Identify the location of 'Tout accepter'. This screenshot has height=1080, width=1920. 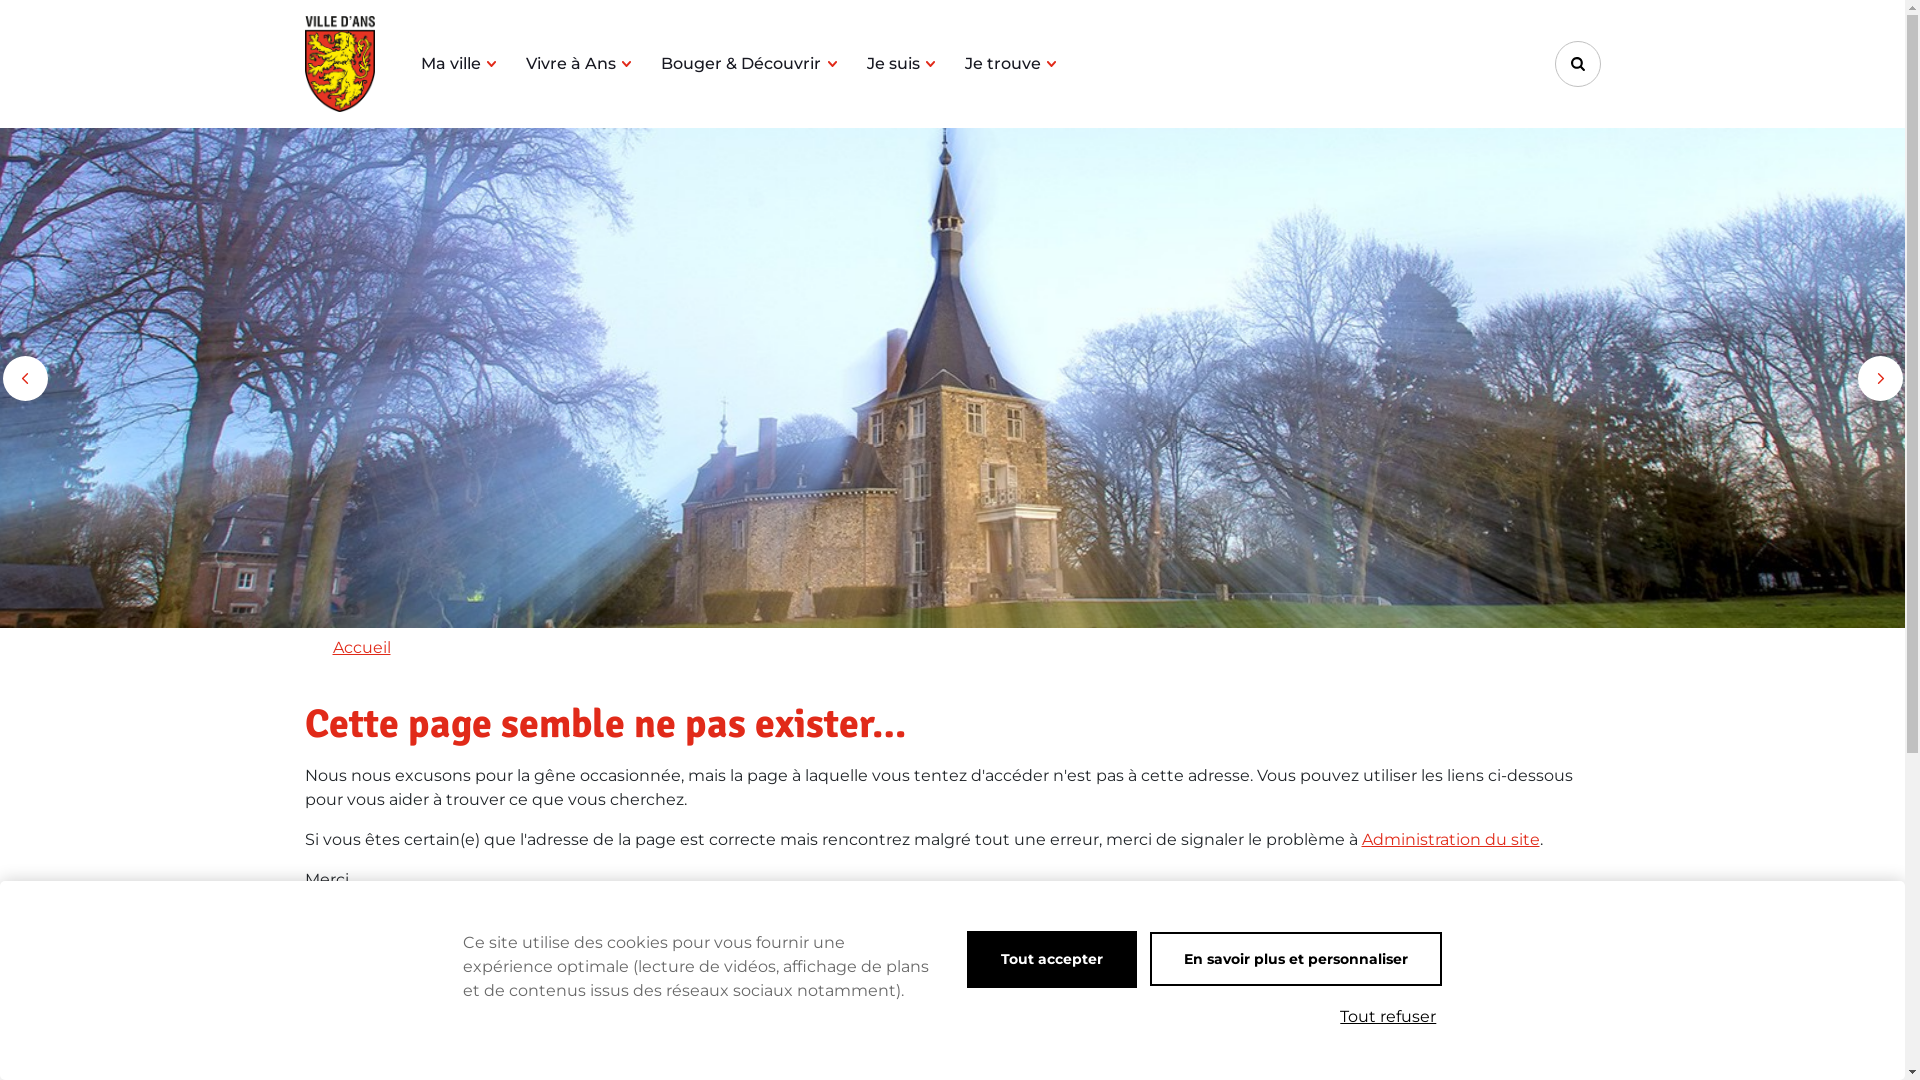
(1050, 958).